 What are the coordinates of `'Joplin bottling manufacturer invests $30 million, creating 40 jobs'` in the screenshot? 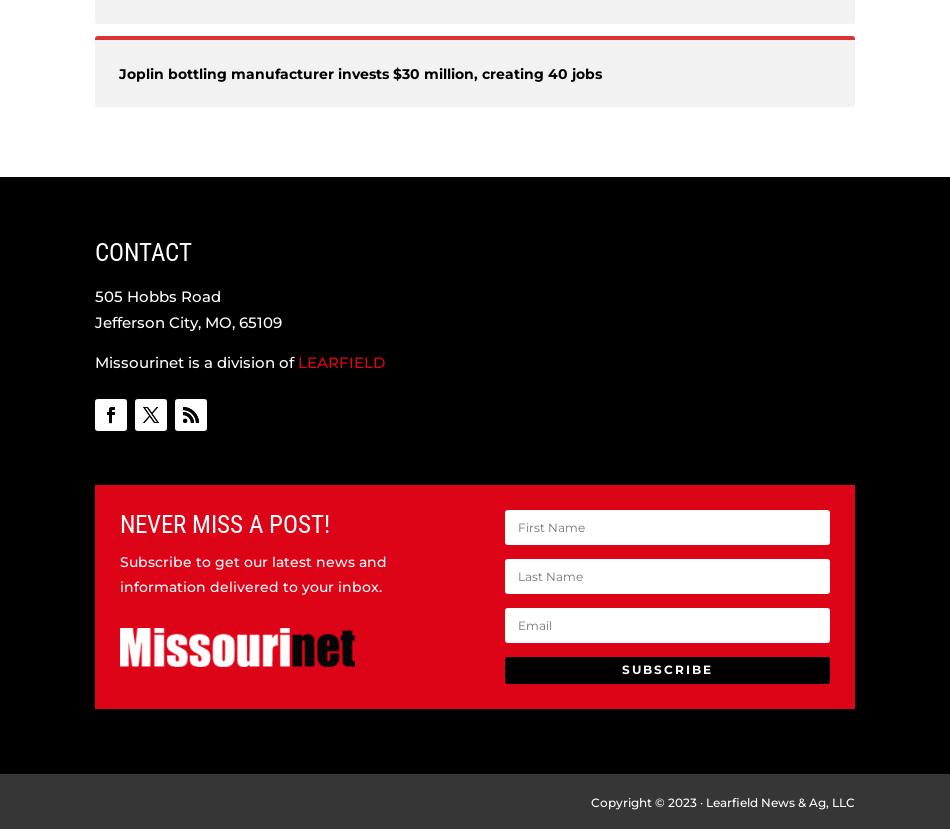 It's located at (359, 73).